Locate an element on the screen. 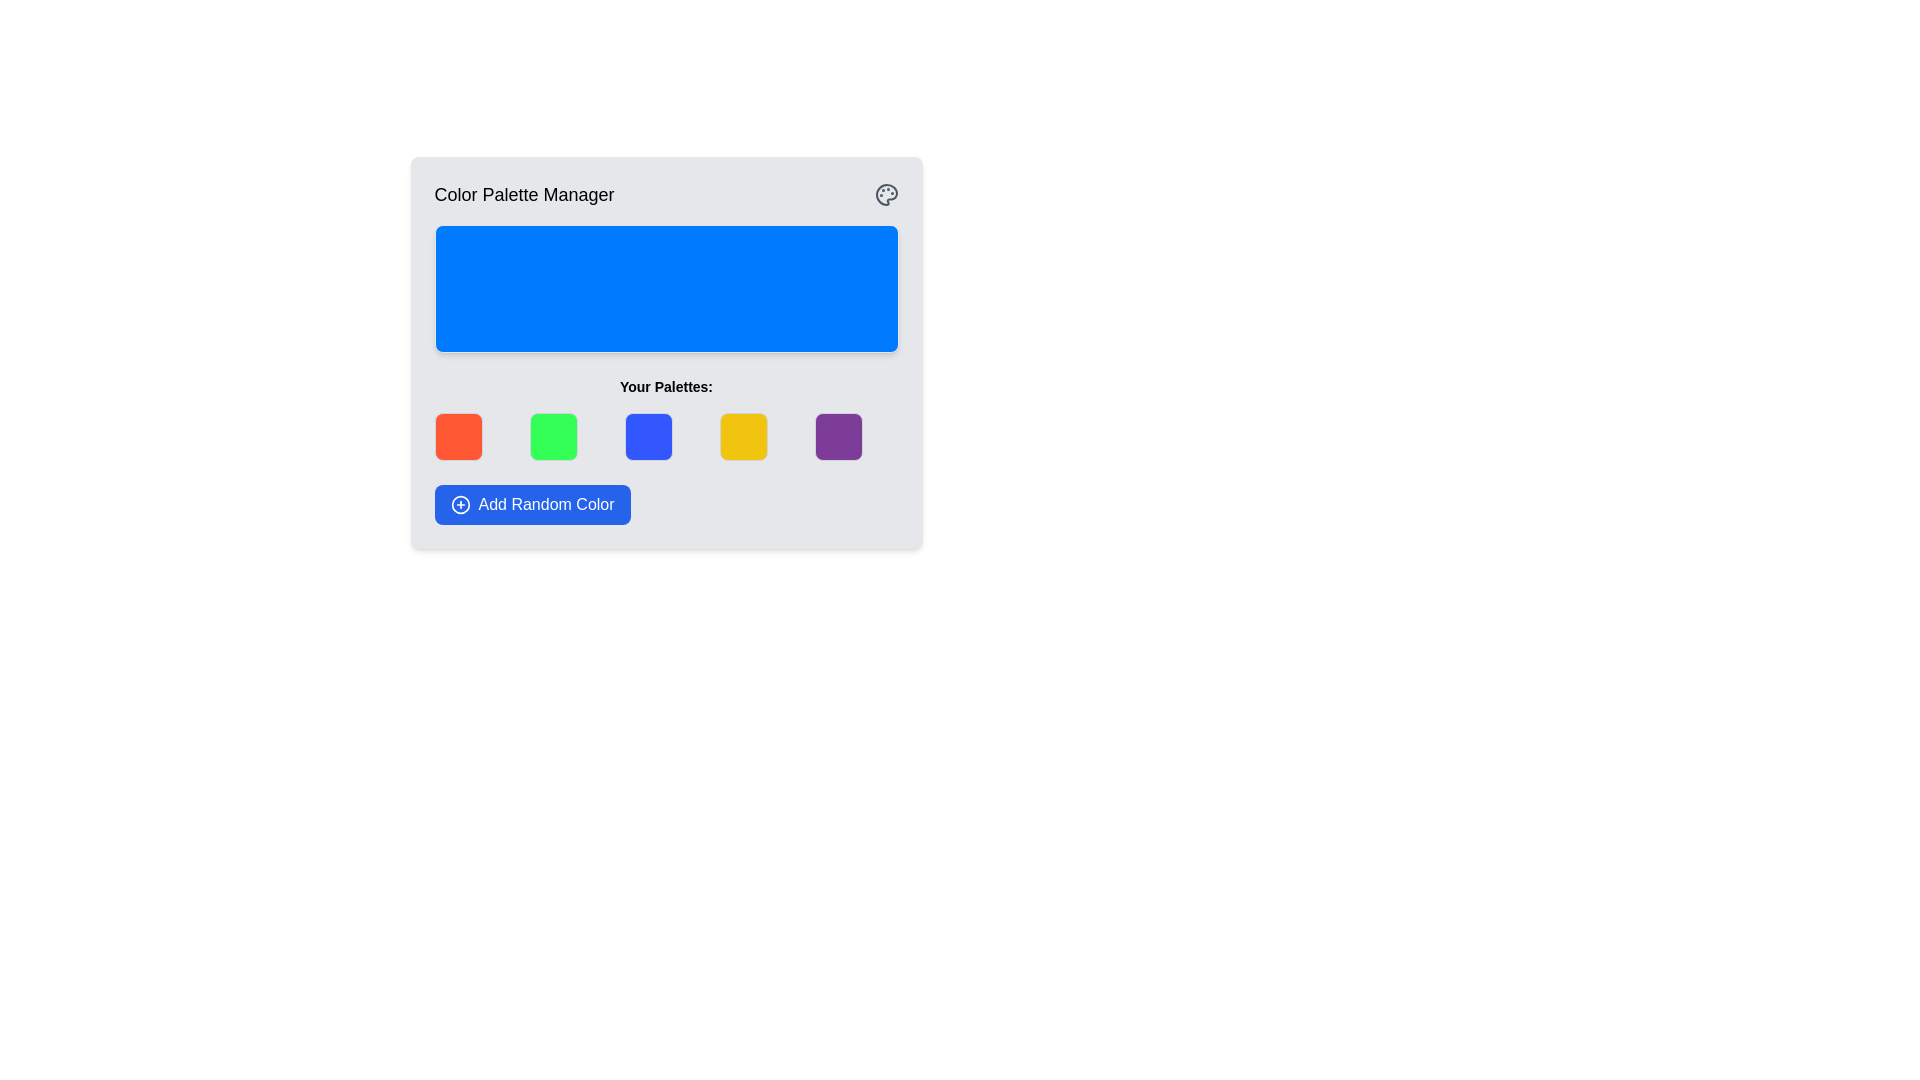 The height and width of the screenshot is (1080, 1920). the text label 'Your Palettes:' which is styled with a smaller font size and bold weight, located above a grid of colored boxes is located at coordinates (666, 386).